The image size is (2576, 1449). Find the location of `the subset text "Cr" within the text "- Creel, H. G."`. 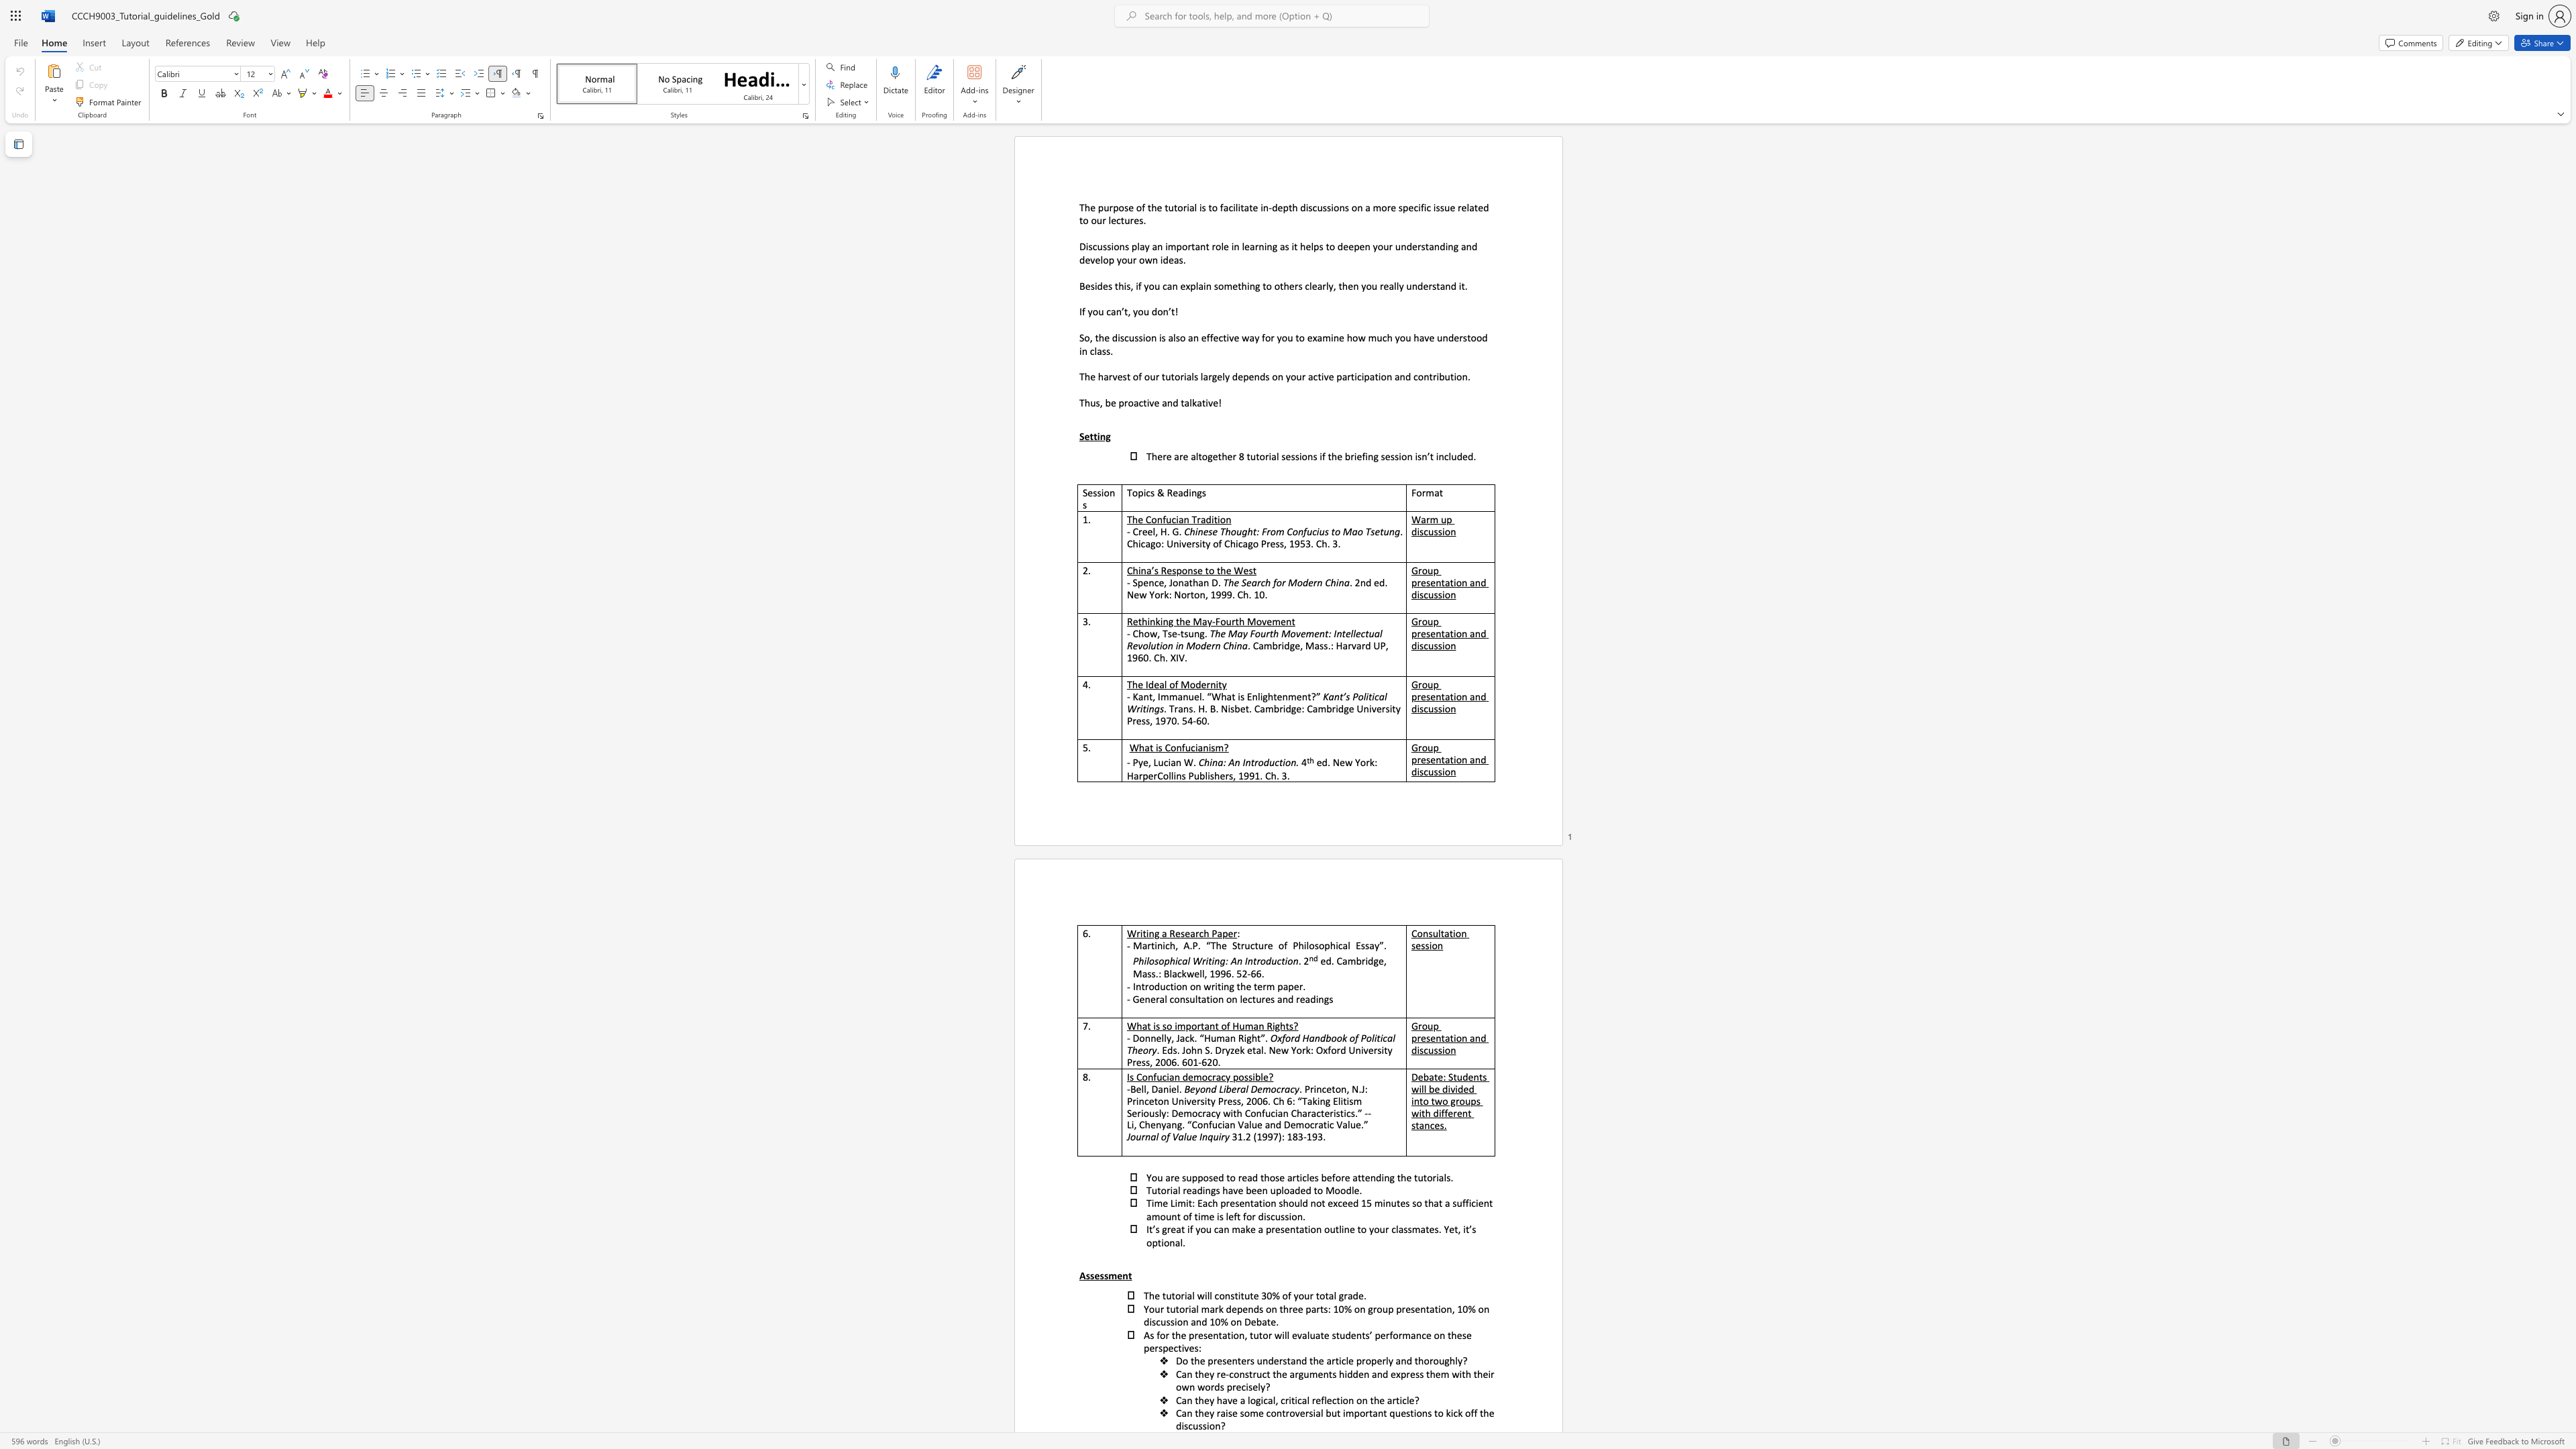

the subset text "Cr" within the text "- Creel, H. G." is located at coordinates (1132, 531).